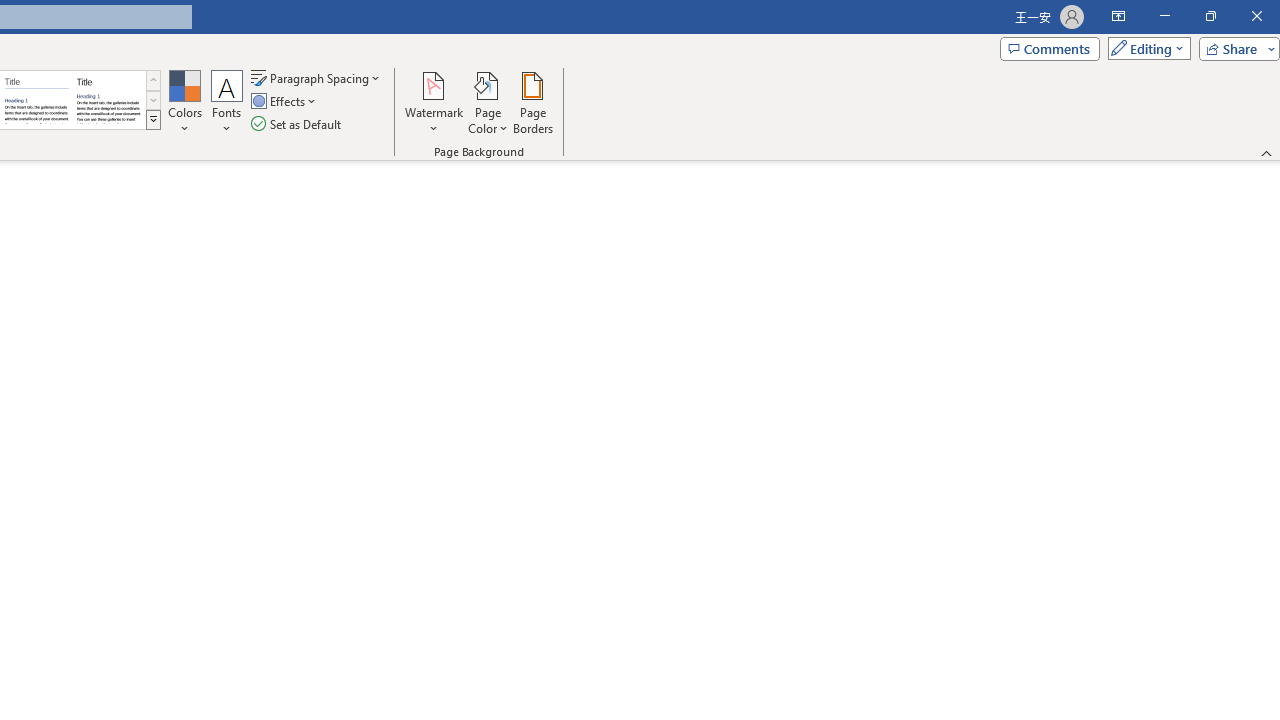 The image size is (1280, 720). I want to click on 'Page Borders...', so click(533, 103).